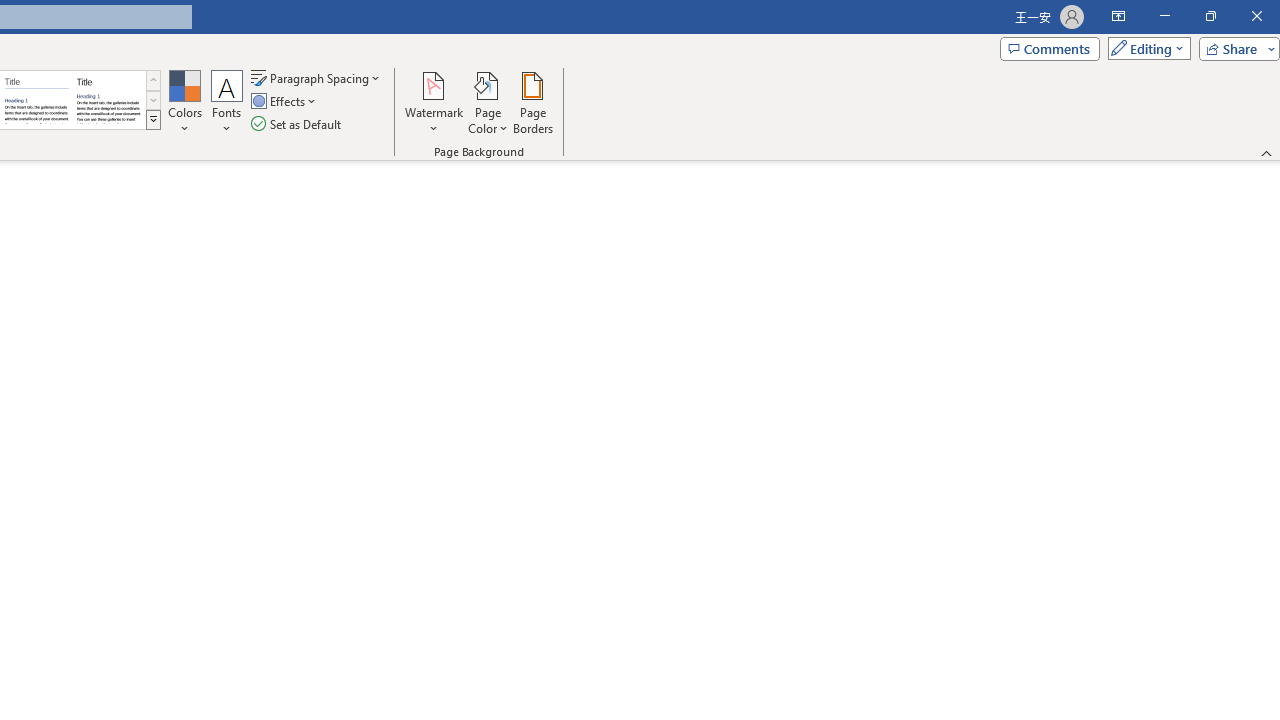 The image size is (1280, 720). I want to click on 'Page Borders...', so click(533, 103).